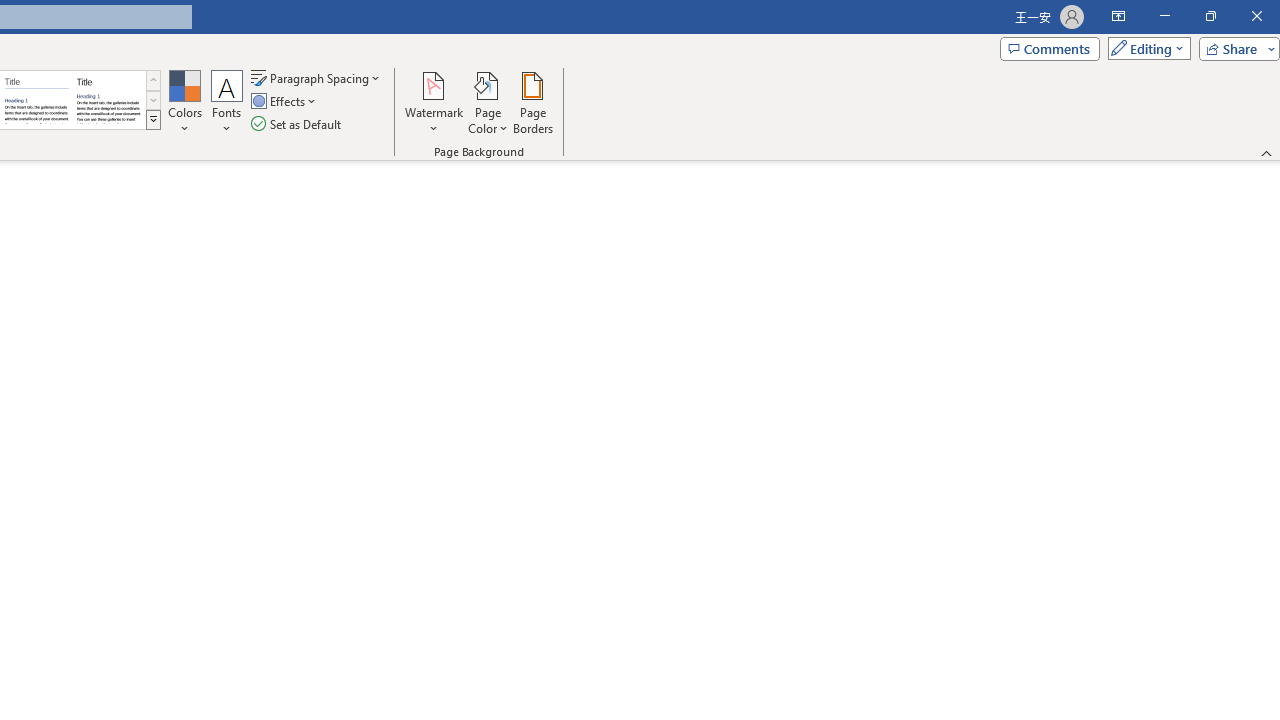 The image size is (1280, 720). I want to click on 'Page Borders...', so click(533, 103).